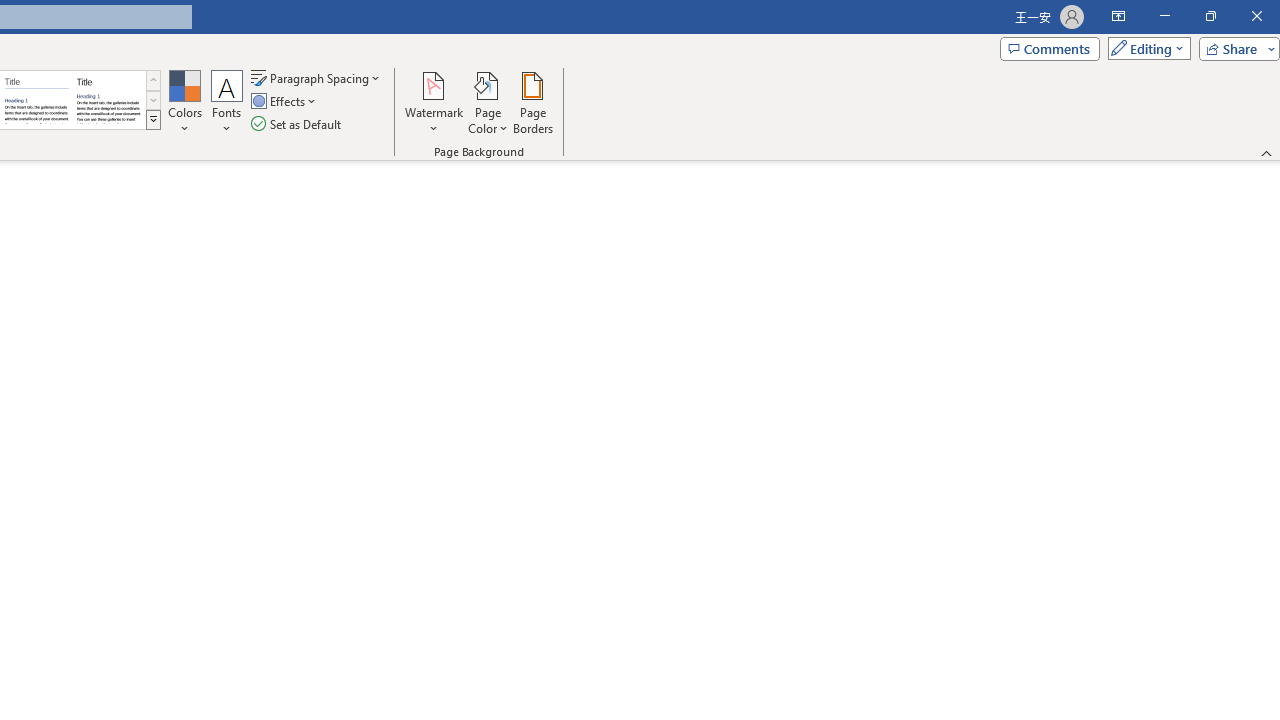 The image size is (1280, 720). I want to click on 'Page Borders...', so click(533, 103).